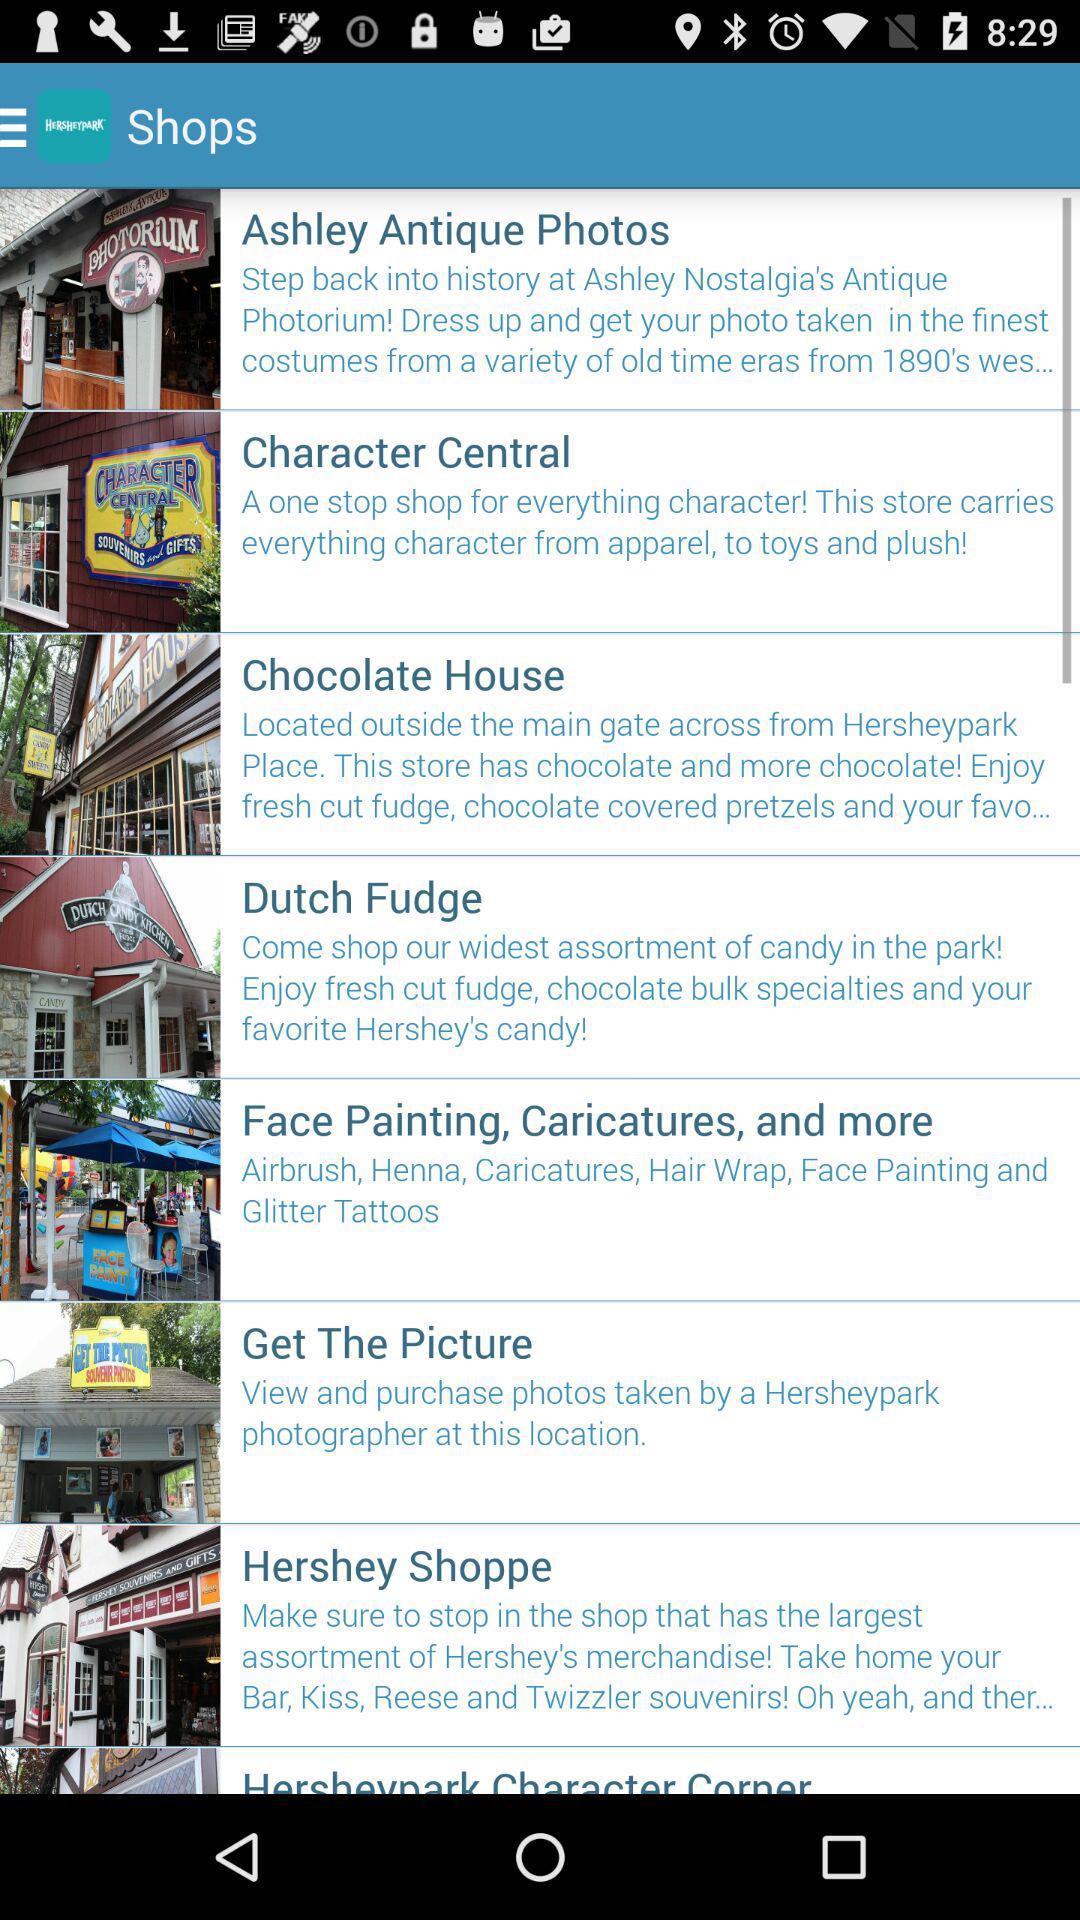  I want to click on the item above character central icon, so click(650, 327).